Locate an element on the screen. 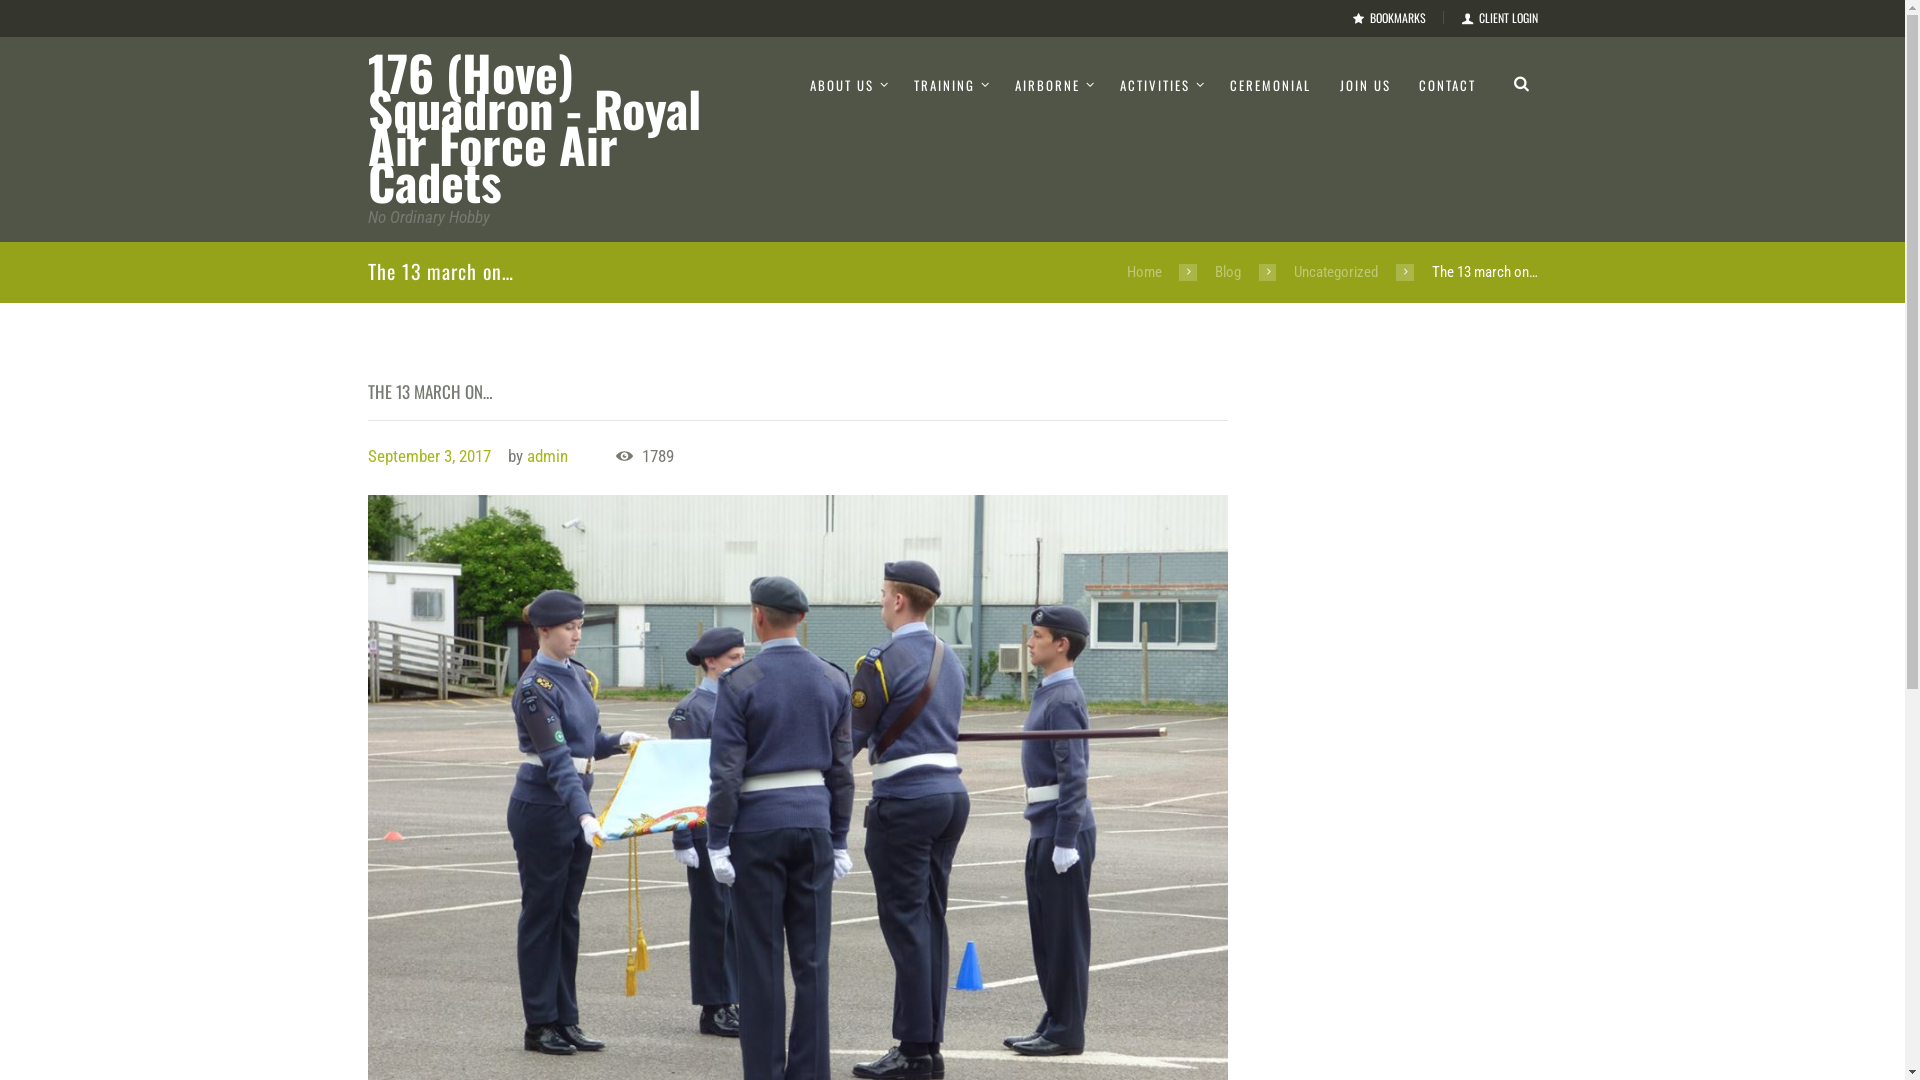 This screenshot has height=1080, width=1920. 'Home' is located at coordinates (1144, 272).